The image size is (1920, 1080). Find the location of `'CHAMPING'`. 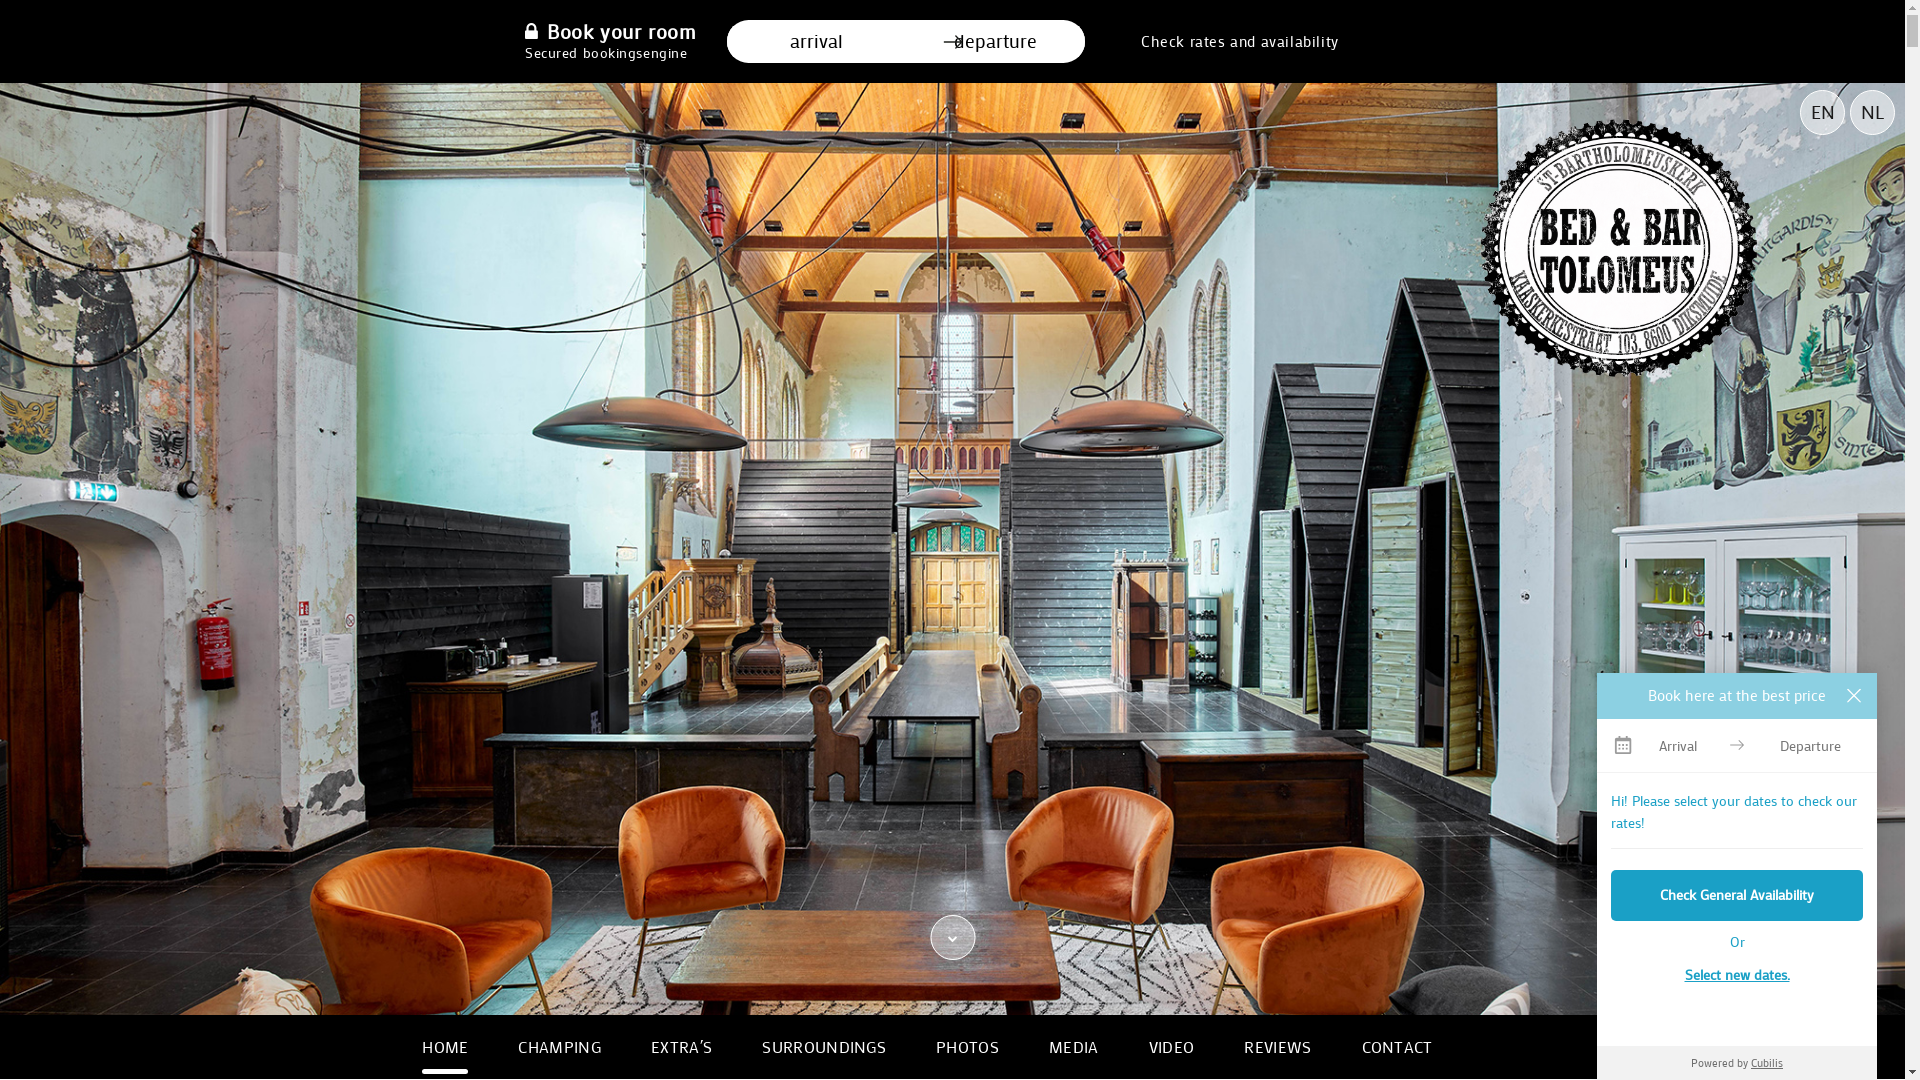

'CHAMPING' is located at coordinates (559, 1045).